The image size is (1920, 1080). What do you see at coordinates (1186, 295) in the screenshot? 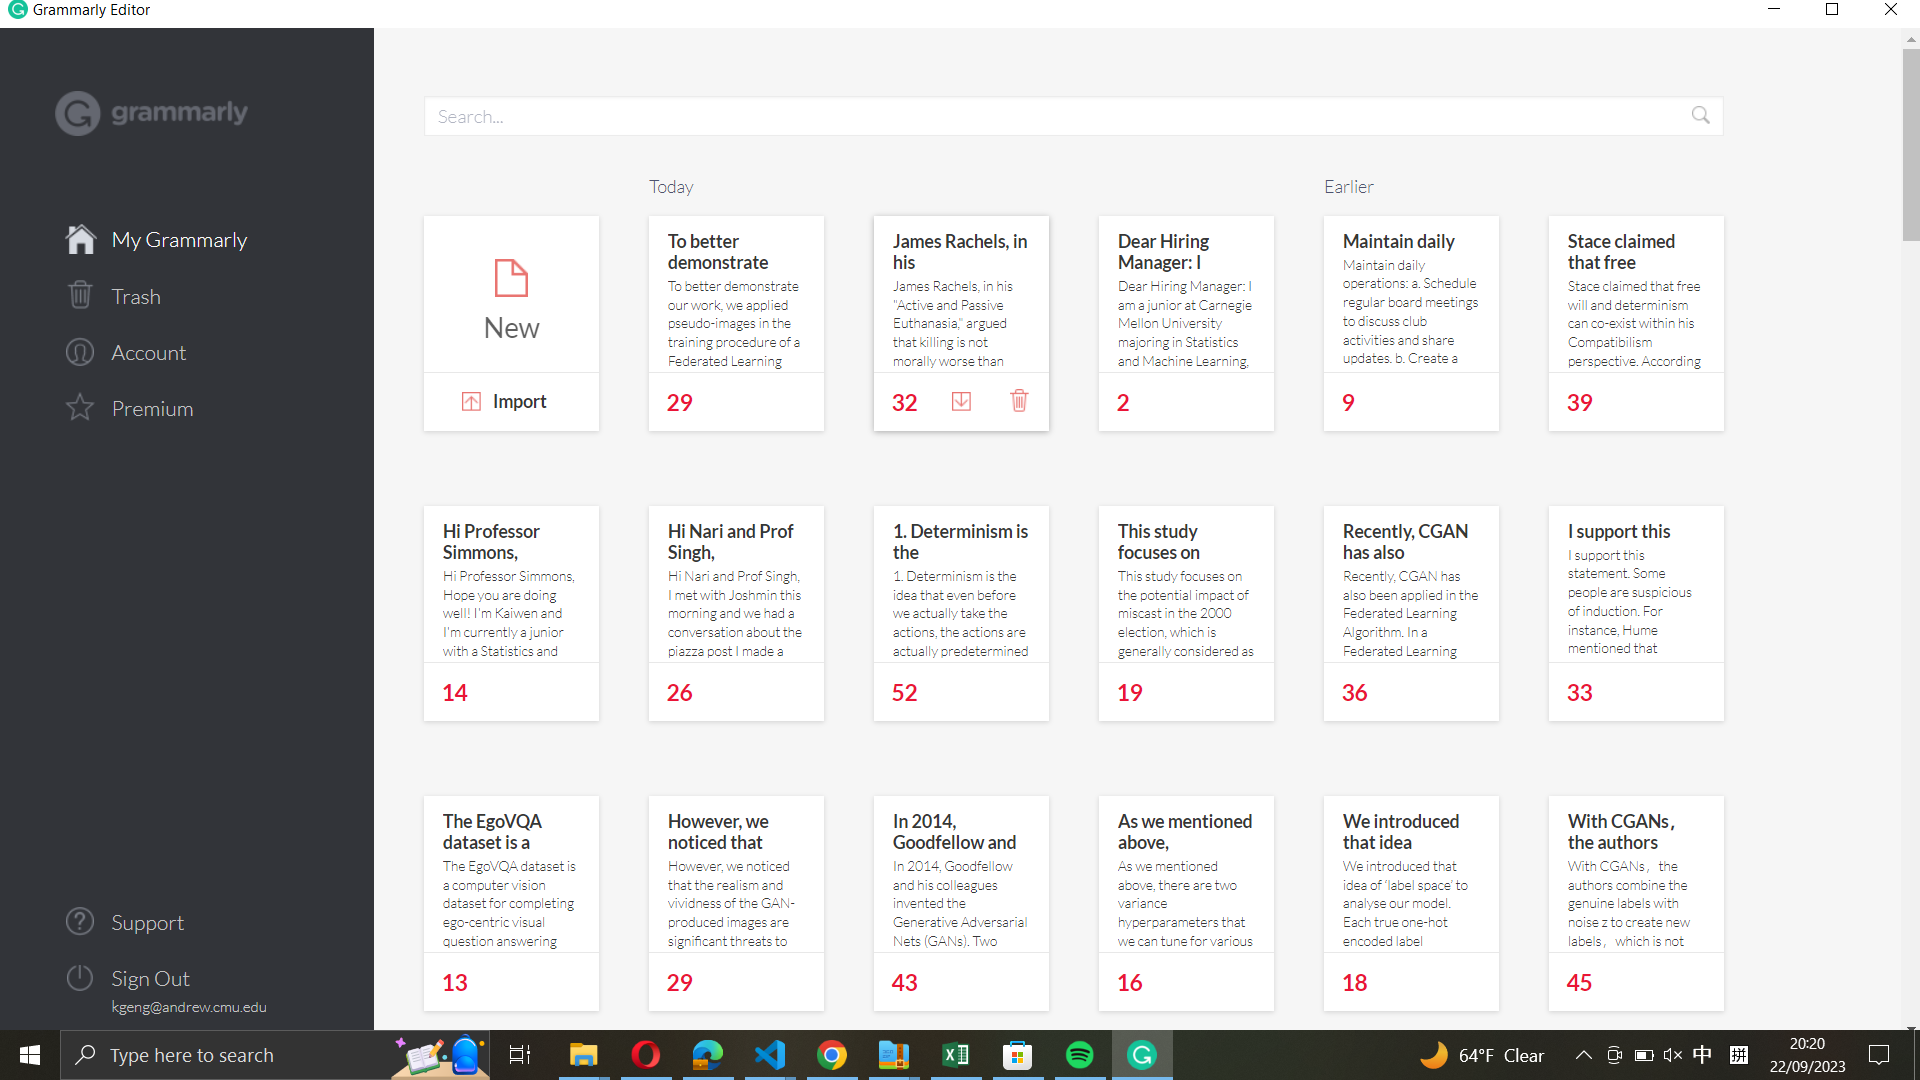
I see `the note related to the hiring manager` at bounding box center [1186, 295].